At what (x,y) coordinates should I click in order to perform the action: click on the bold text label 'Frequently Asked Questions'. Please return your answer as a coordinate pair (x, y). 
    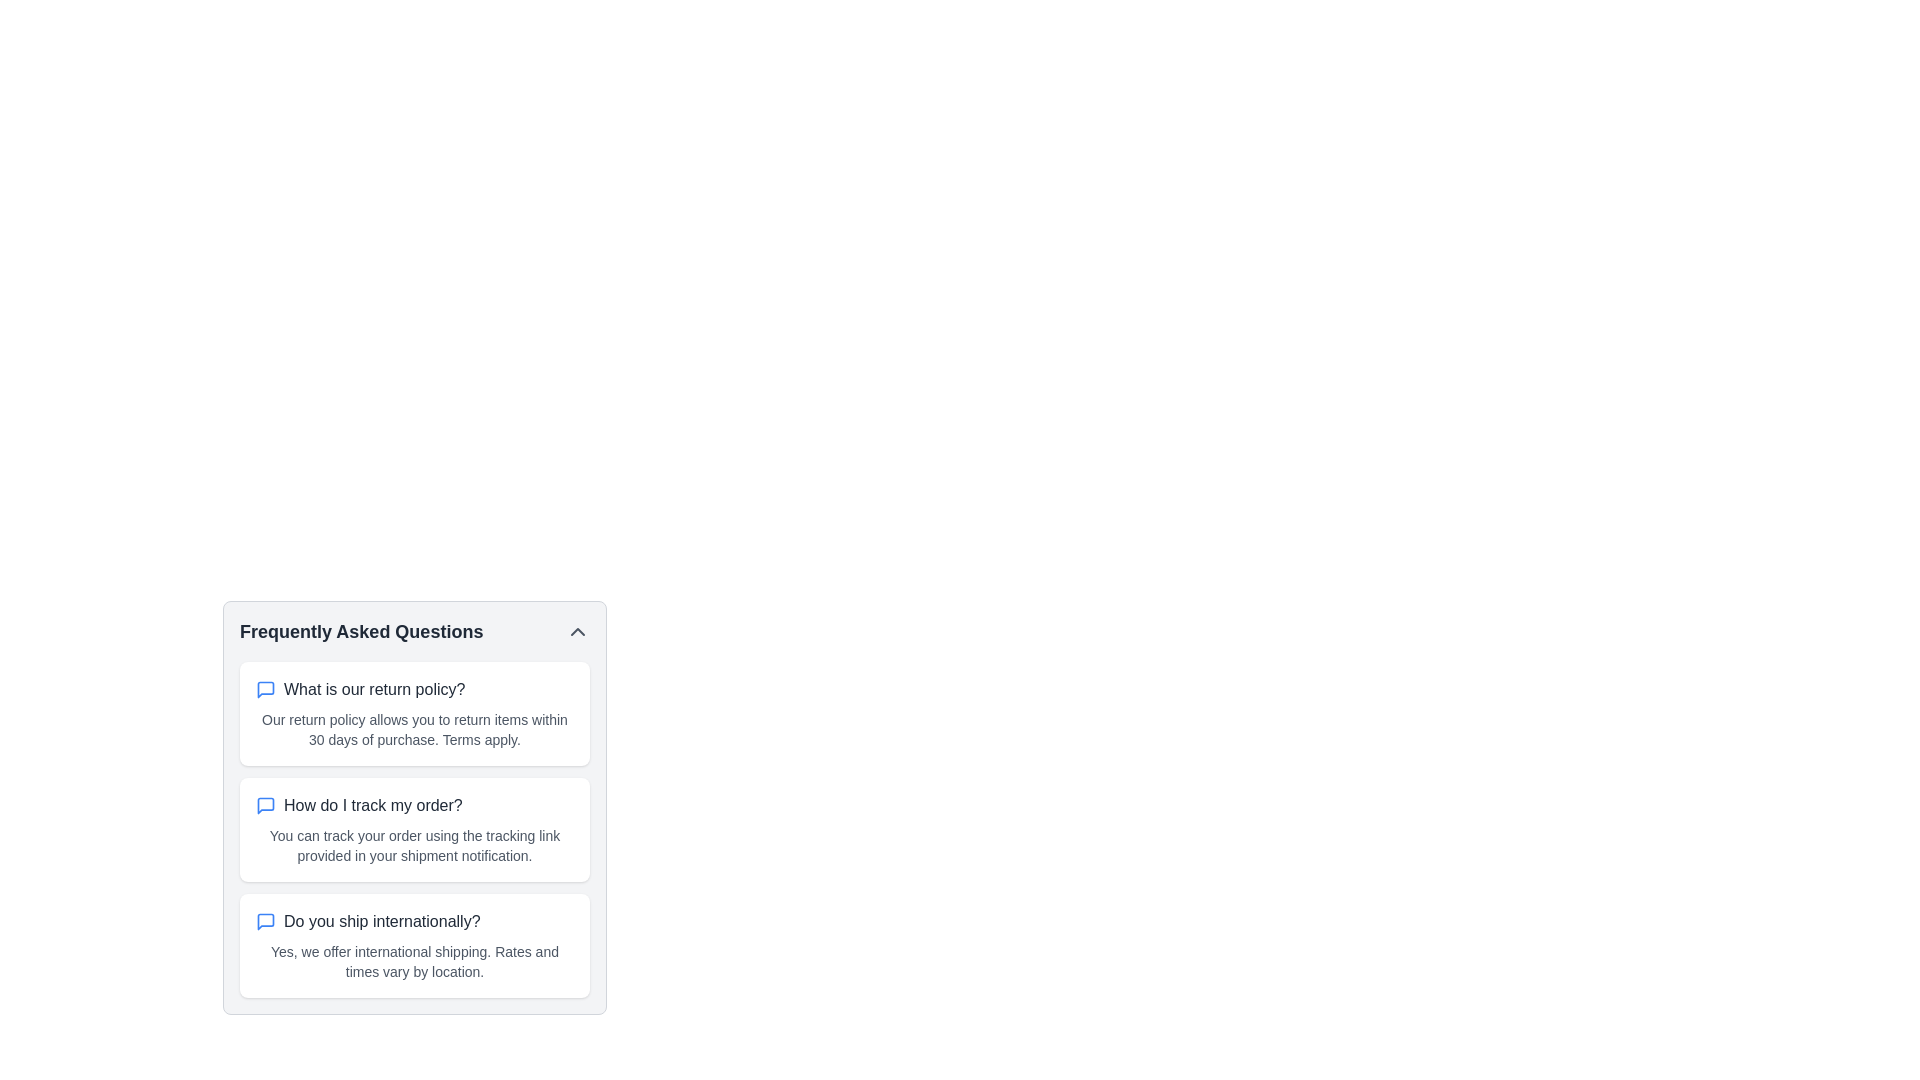
    Looking at the image, I should click on (413, 632).